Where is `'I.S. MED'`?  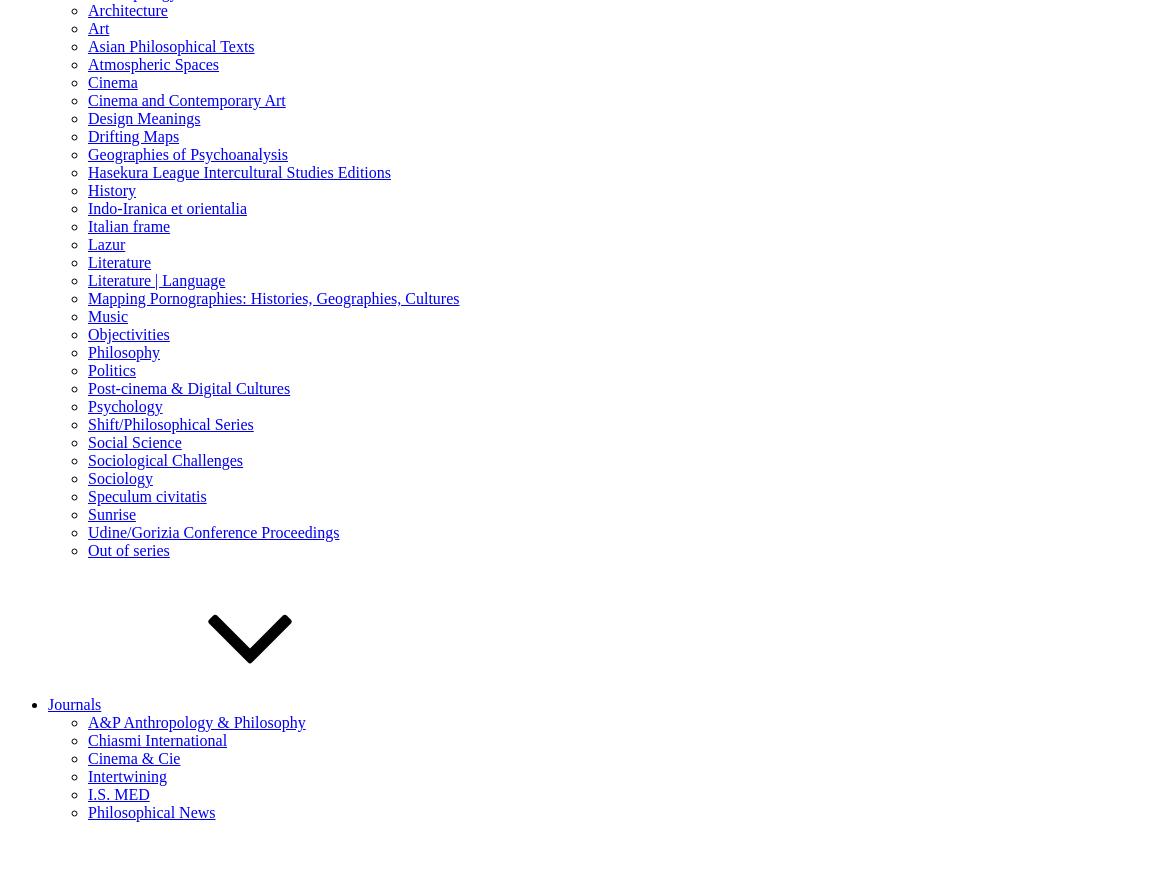 'I.S. MED' is located at coordinates (118, 792).